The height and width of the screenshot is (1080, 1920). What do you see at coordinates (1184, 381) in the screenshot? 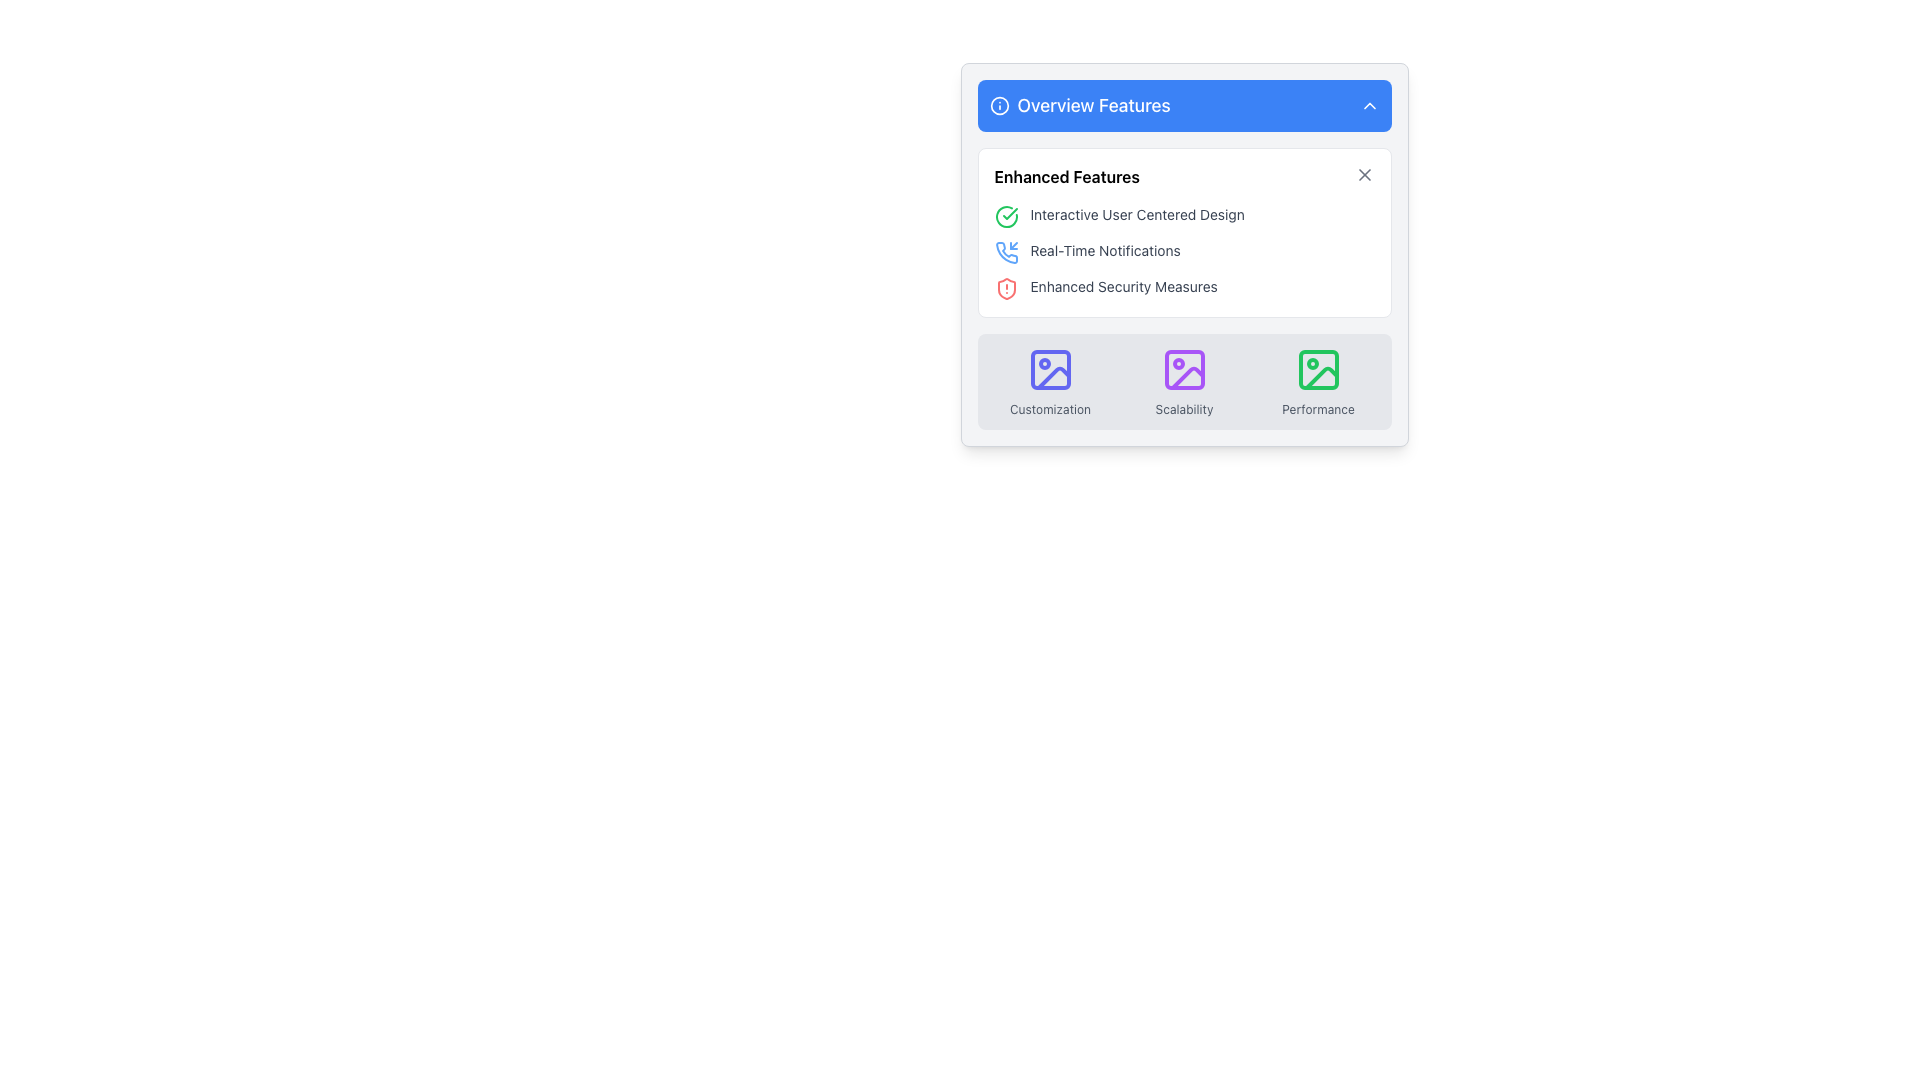
I see `the purple icon resembling an image outline with the label 'Scalability'` at bounding box center [1184, 381].